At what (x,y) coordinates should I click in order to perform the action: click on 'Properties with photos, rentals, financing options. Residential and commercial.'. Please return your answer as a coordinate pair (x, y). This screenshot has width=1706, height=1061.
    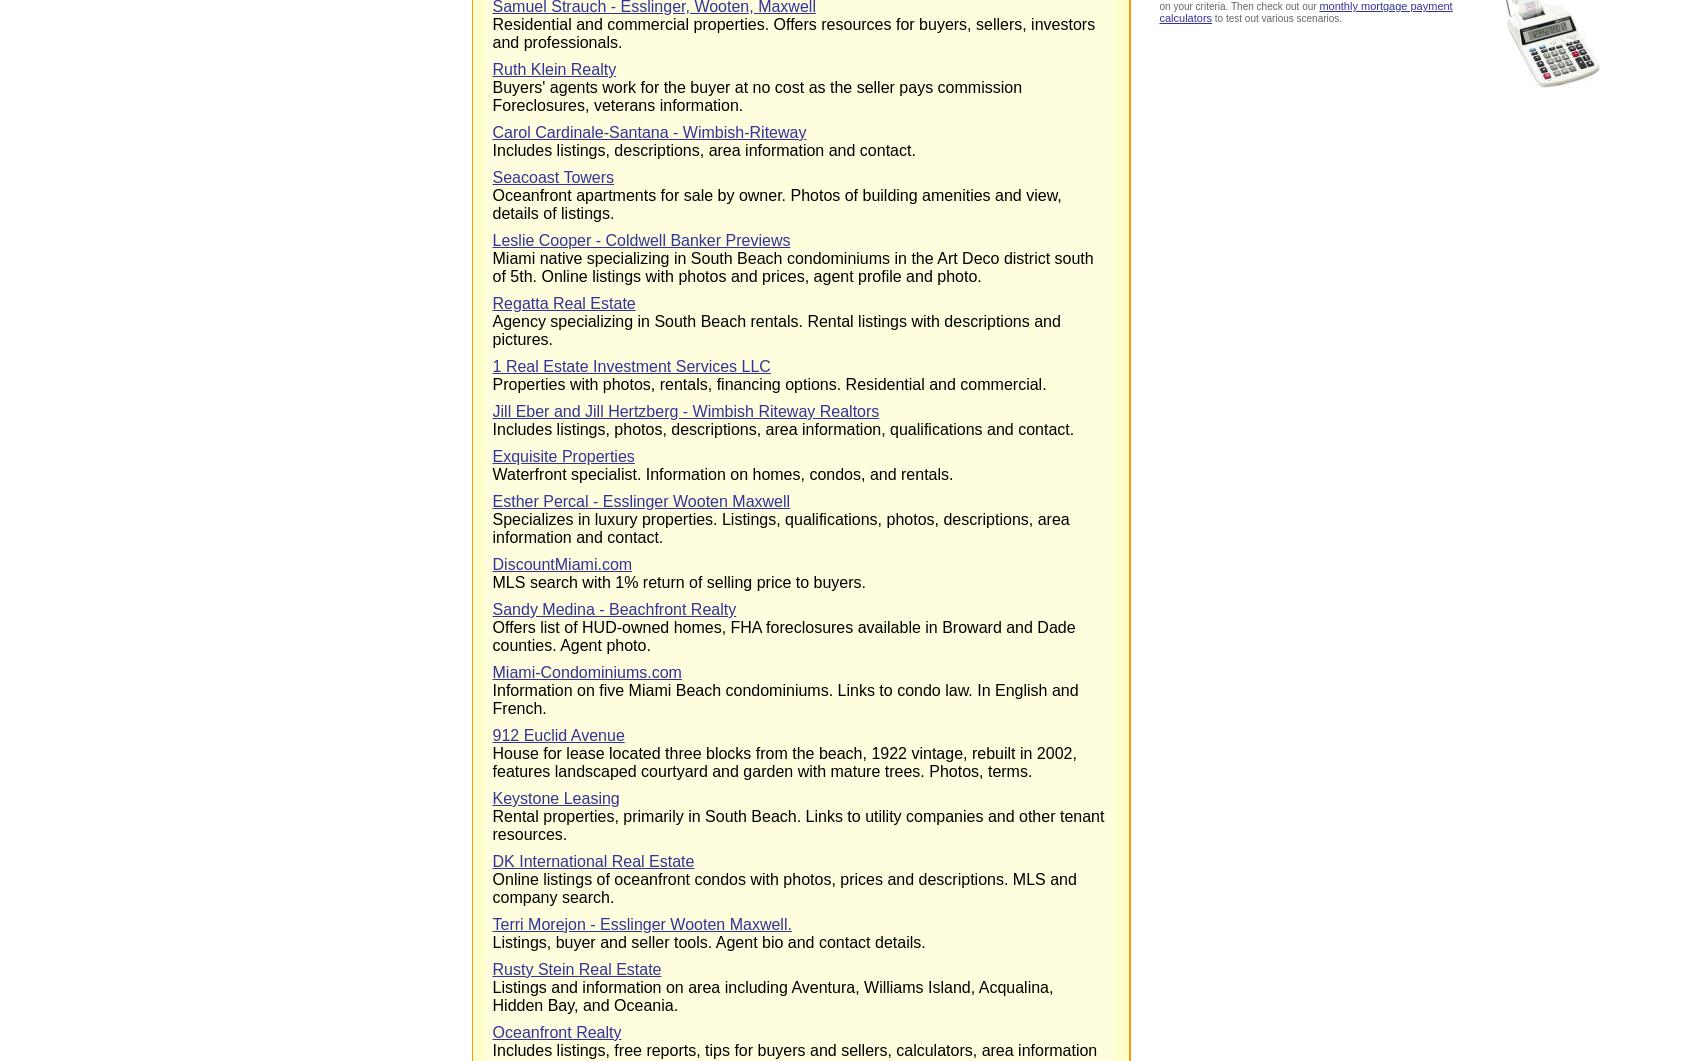
    Looking at the image, I should click on (768, 384).